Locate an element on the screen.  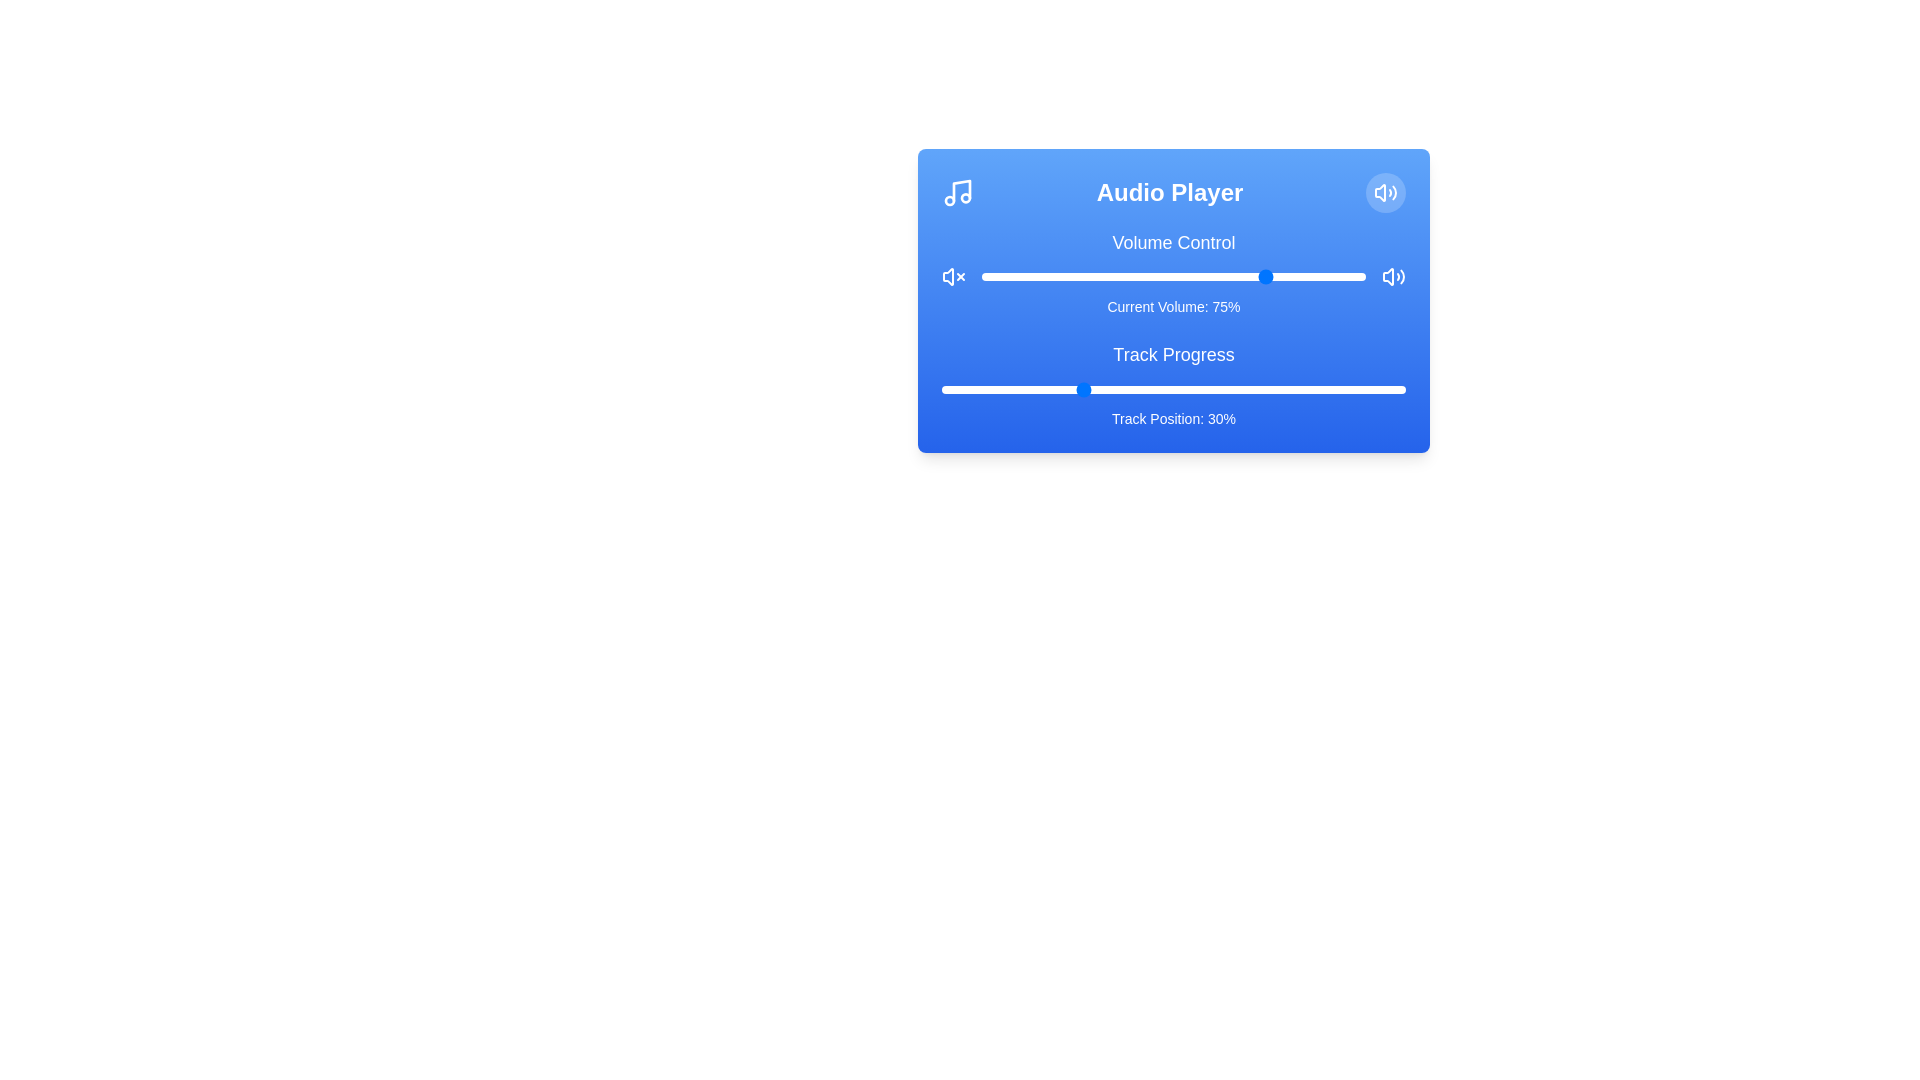
track position is located at coordinates (1210, 389).